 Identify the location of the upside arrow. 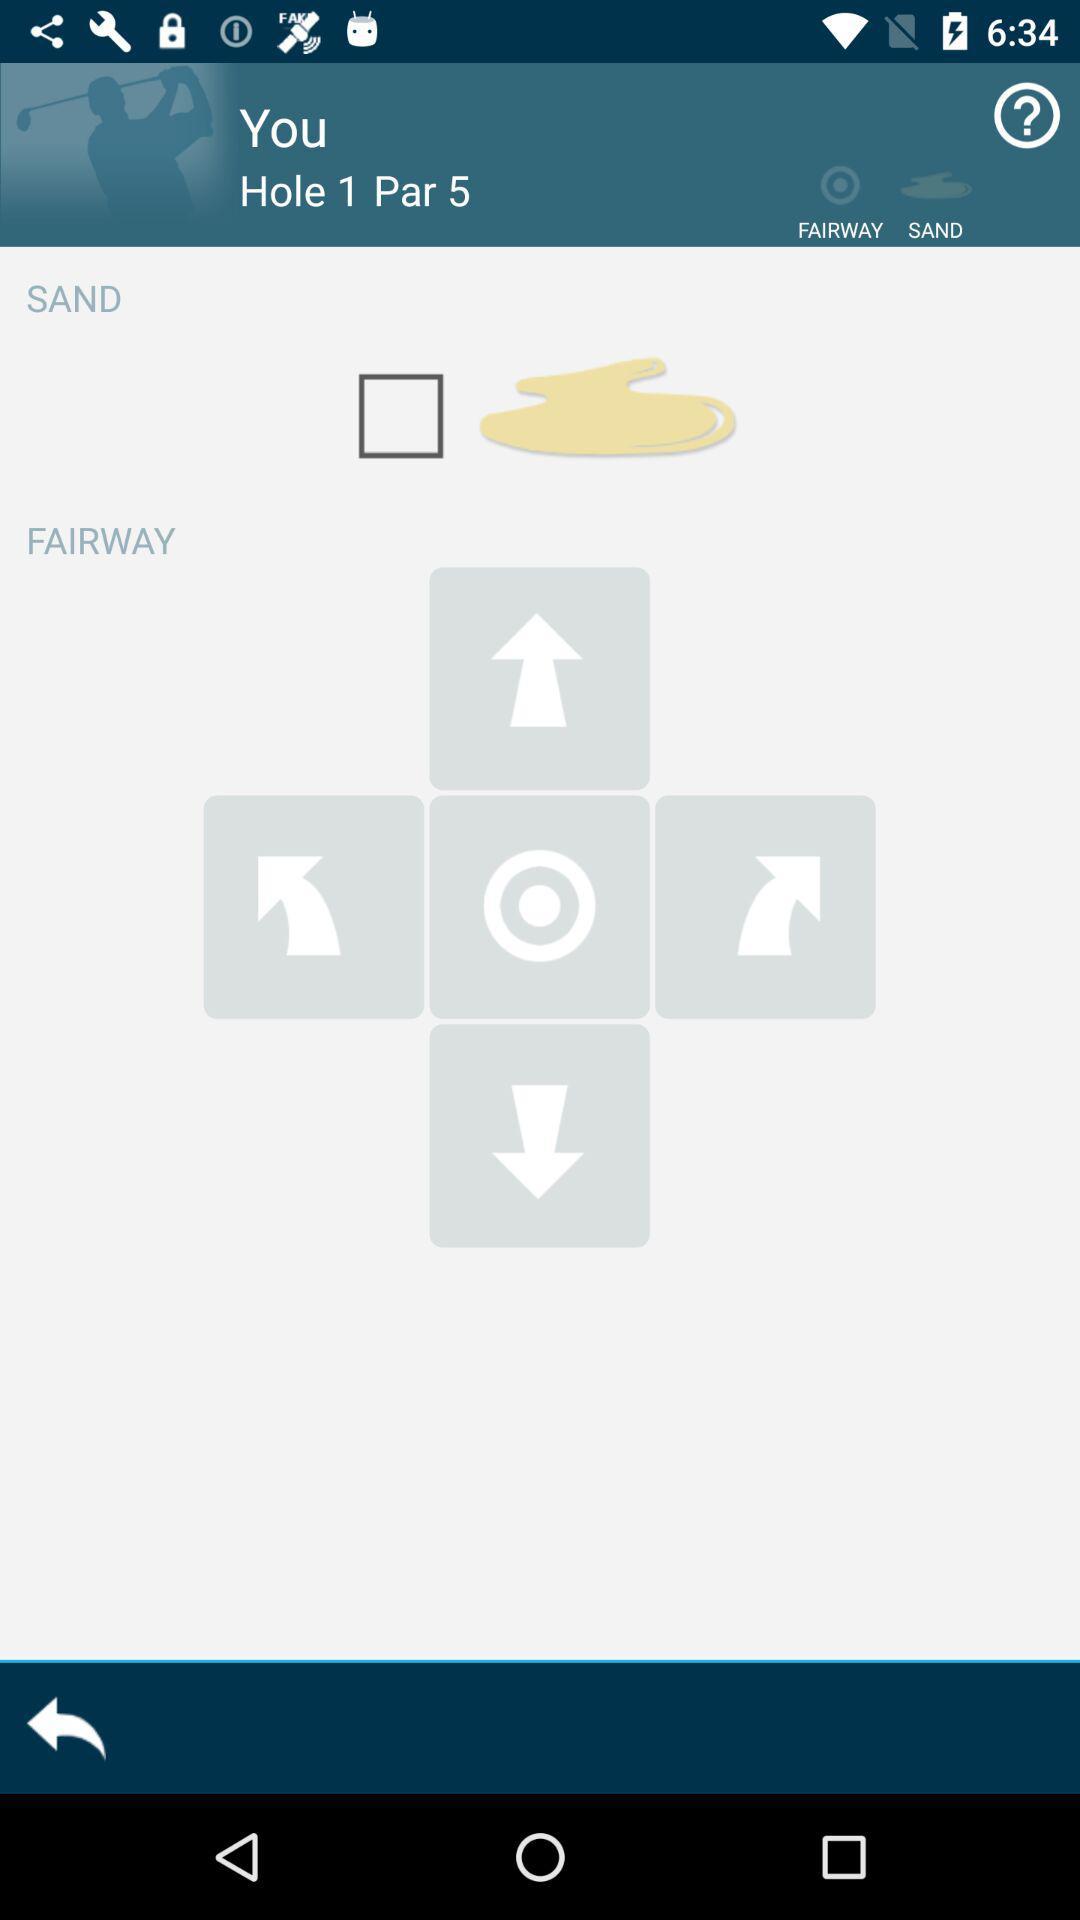
(540, 678).